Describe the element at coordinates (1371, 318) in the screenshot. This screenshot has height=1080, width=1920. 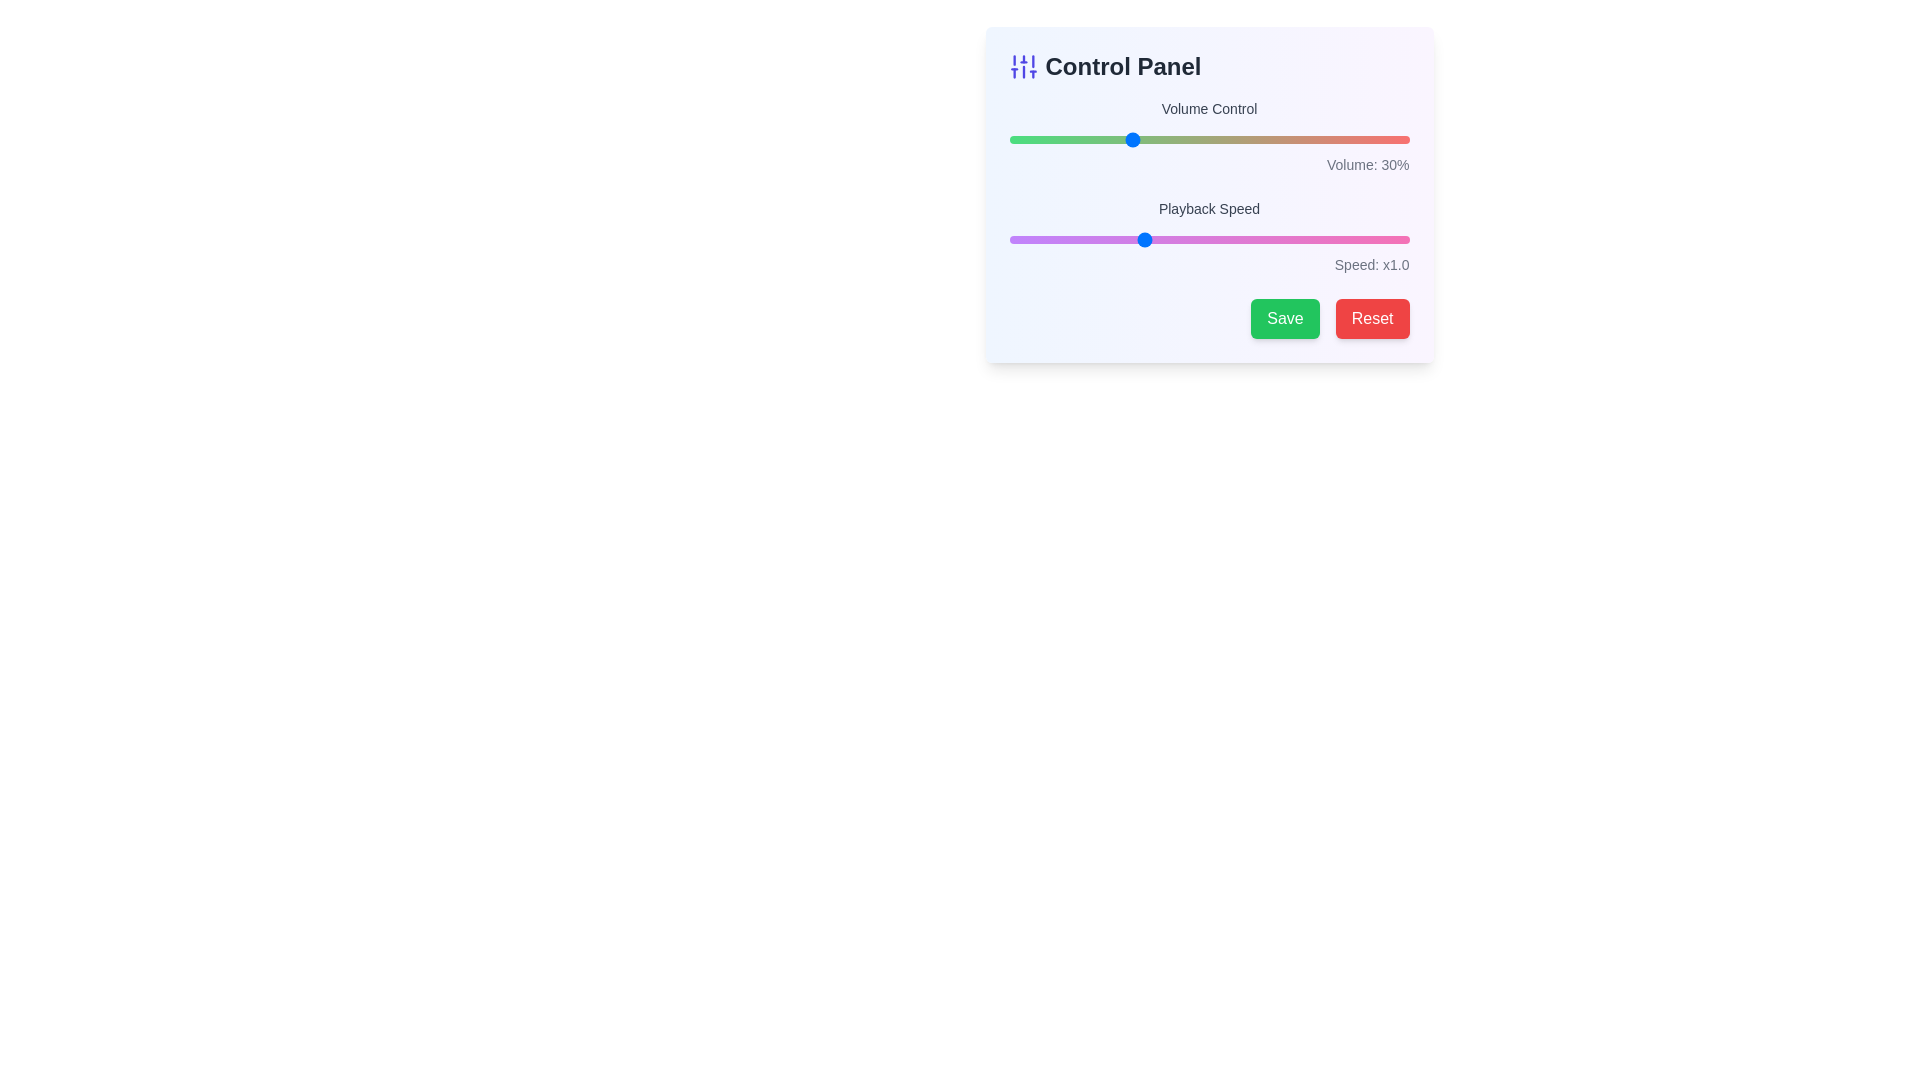
I see `the 'Reset' button to revert changes` at that location.